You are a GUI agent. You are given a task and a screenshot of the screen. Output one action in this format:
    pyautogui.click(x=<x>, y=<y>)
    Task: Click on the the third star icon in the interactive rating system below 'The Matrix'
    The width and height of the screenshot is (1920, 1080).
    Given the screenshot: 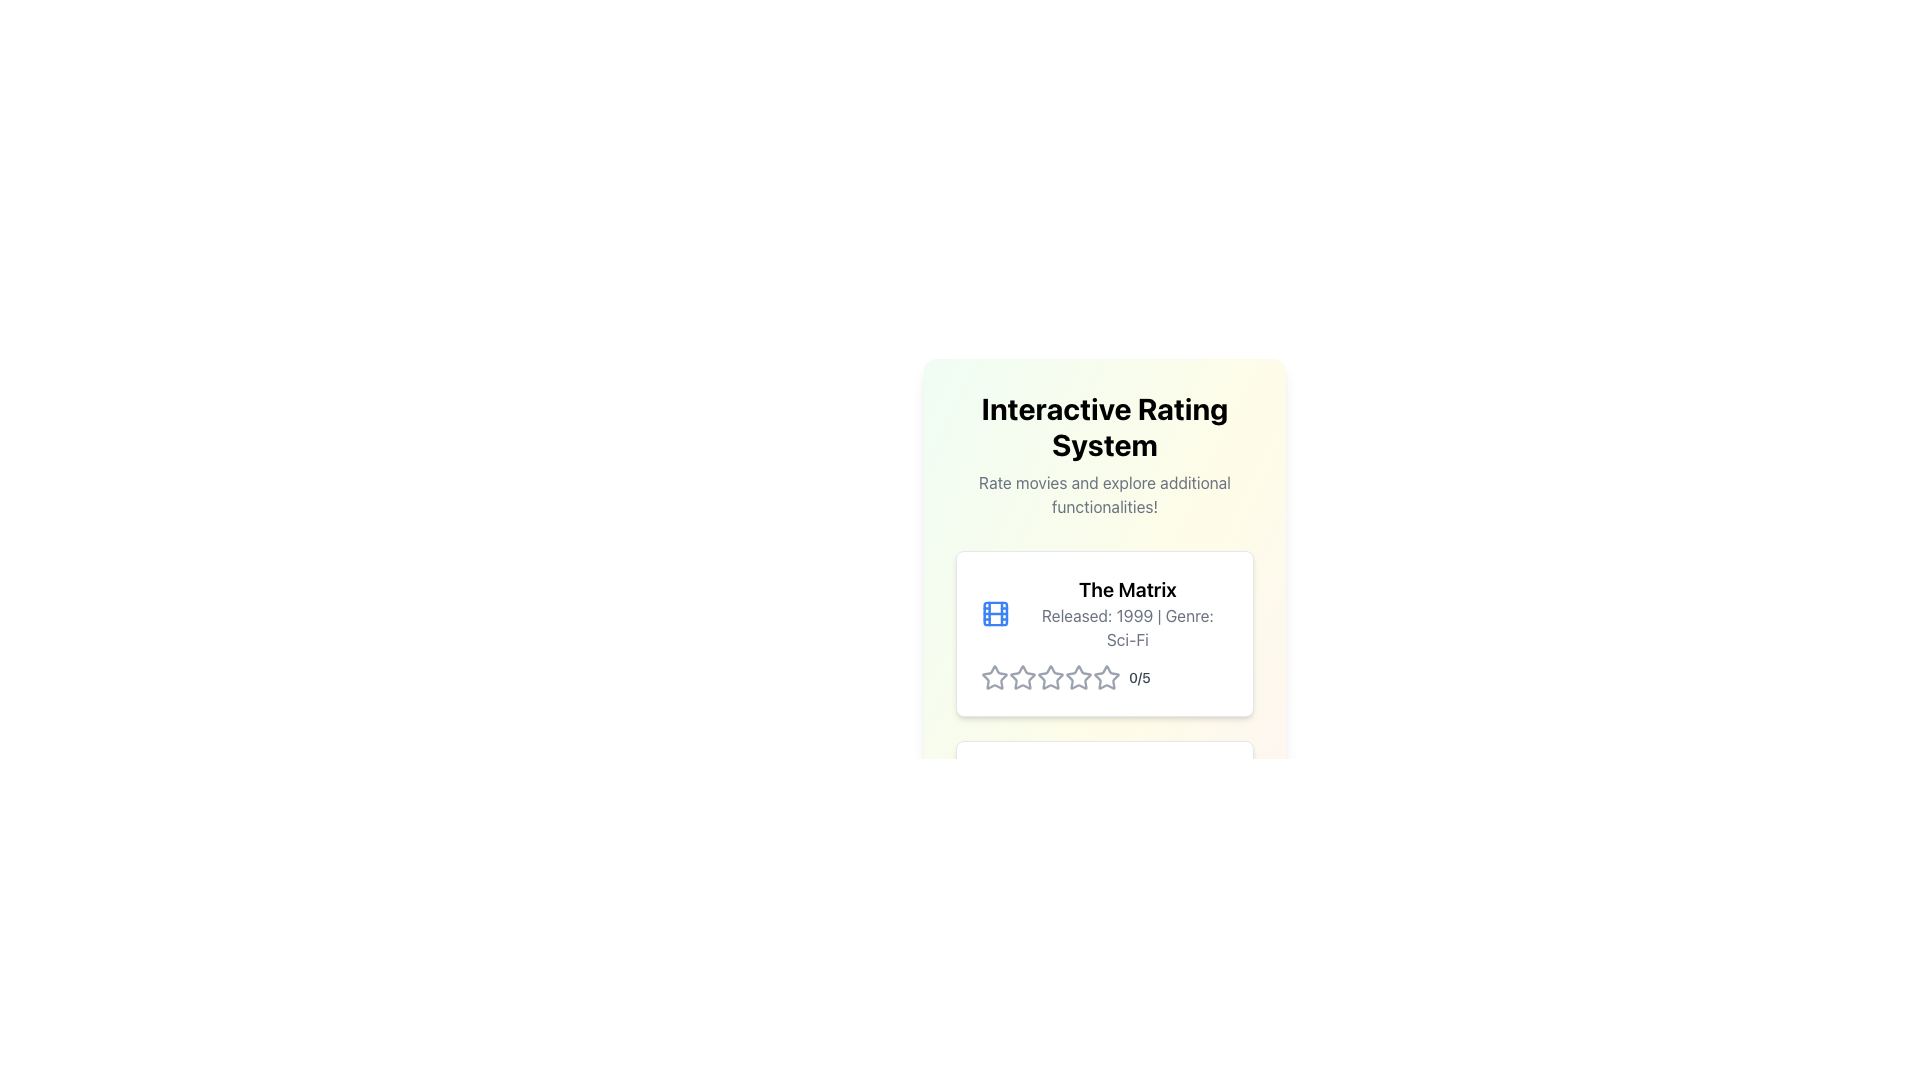 What is the action you would take?
    pyautogui.click(x=1078, y=676)
    